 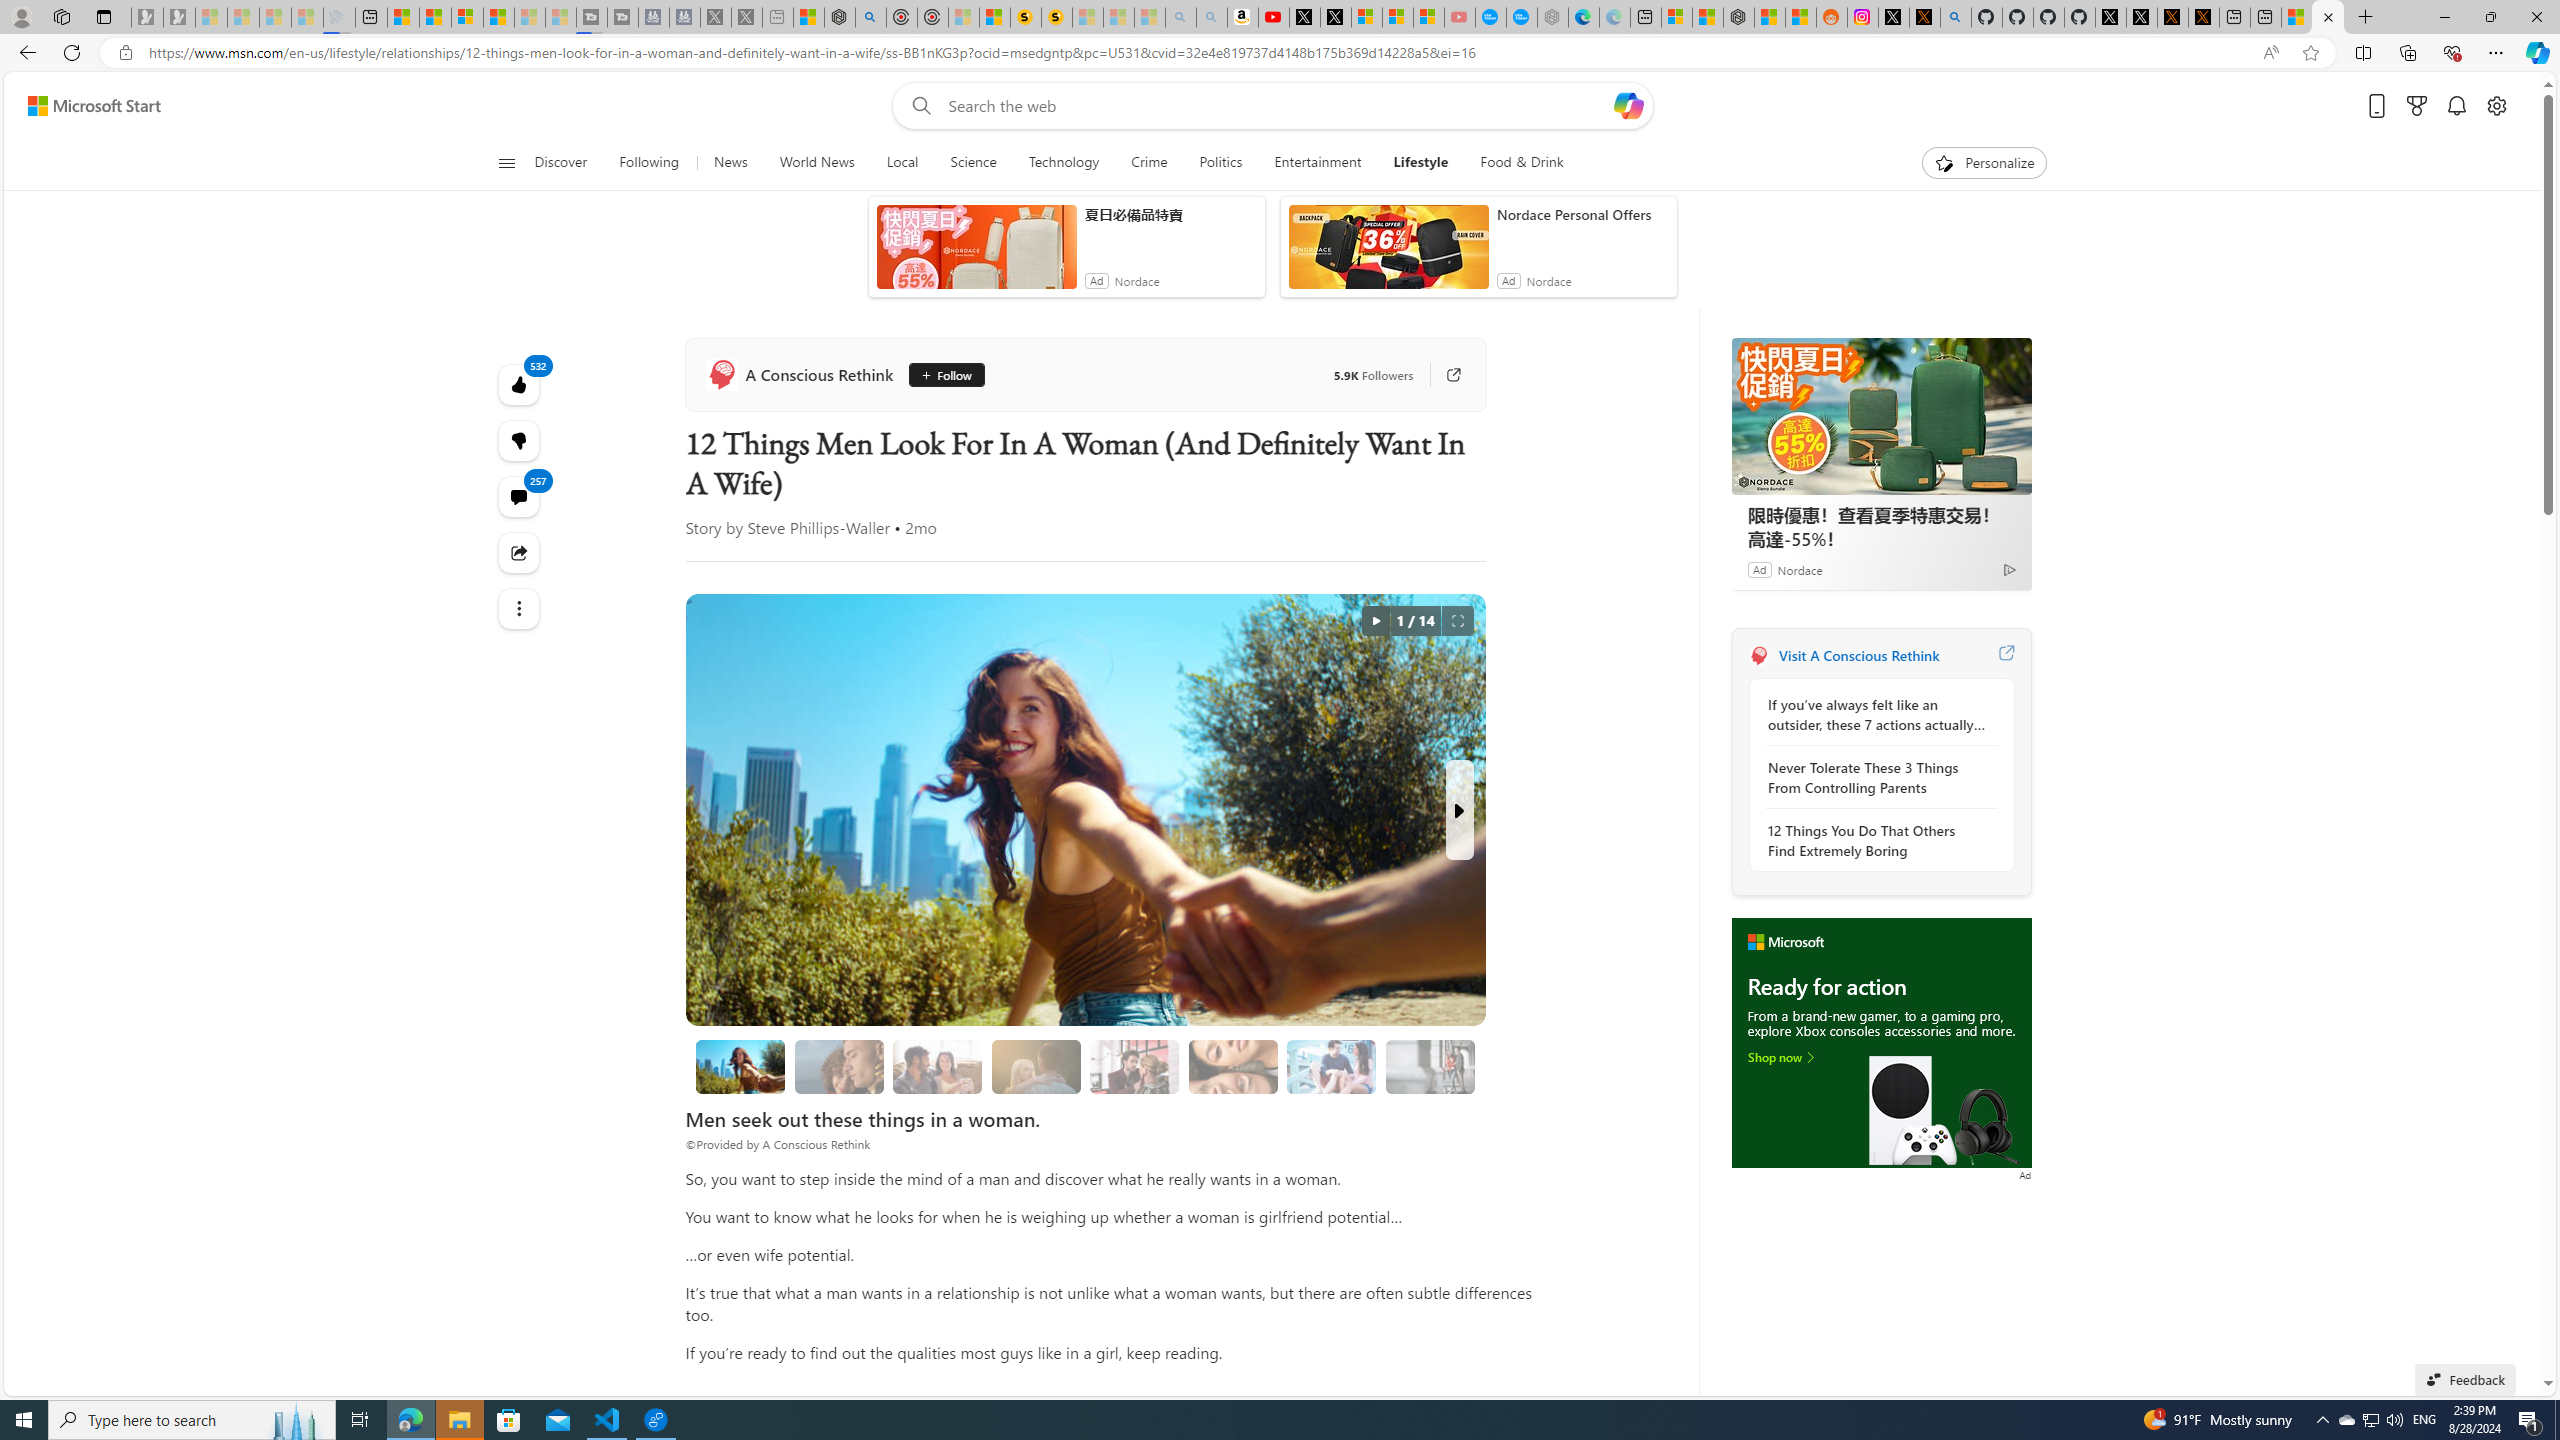 I want to click on 'Newsletter Sign Up - Sleeping', so click(x=179, y=16).